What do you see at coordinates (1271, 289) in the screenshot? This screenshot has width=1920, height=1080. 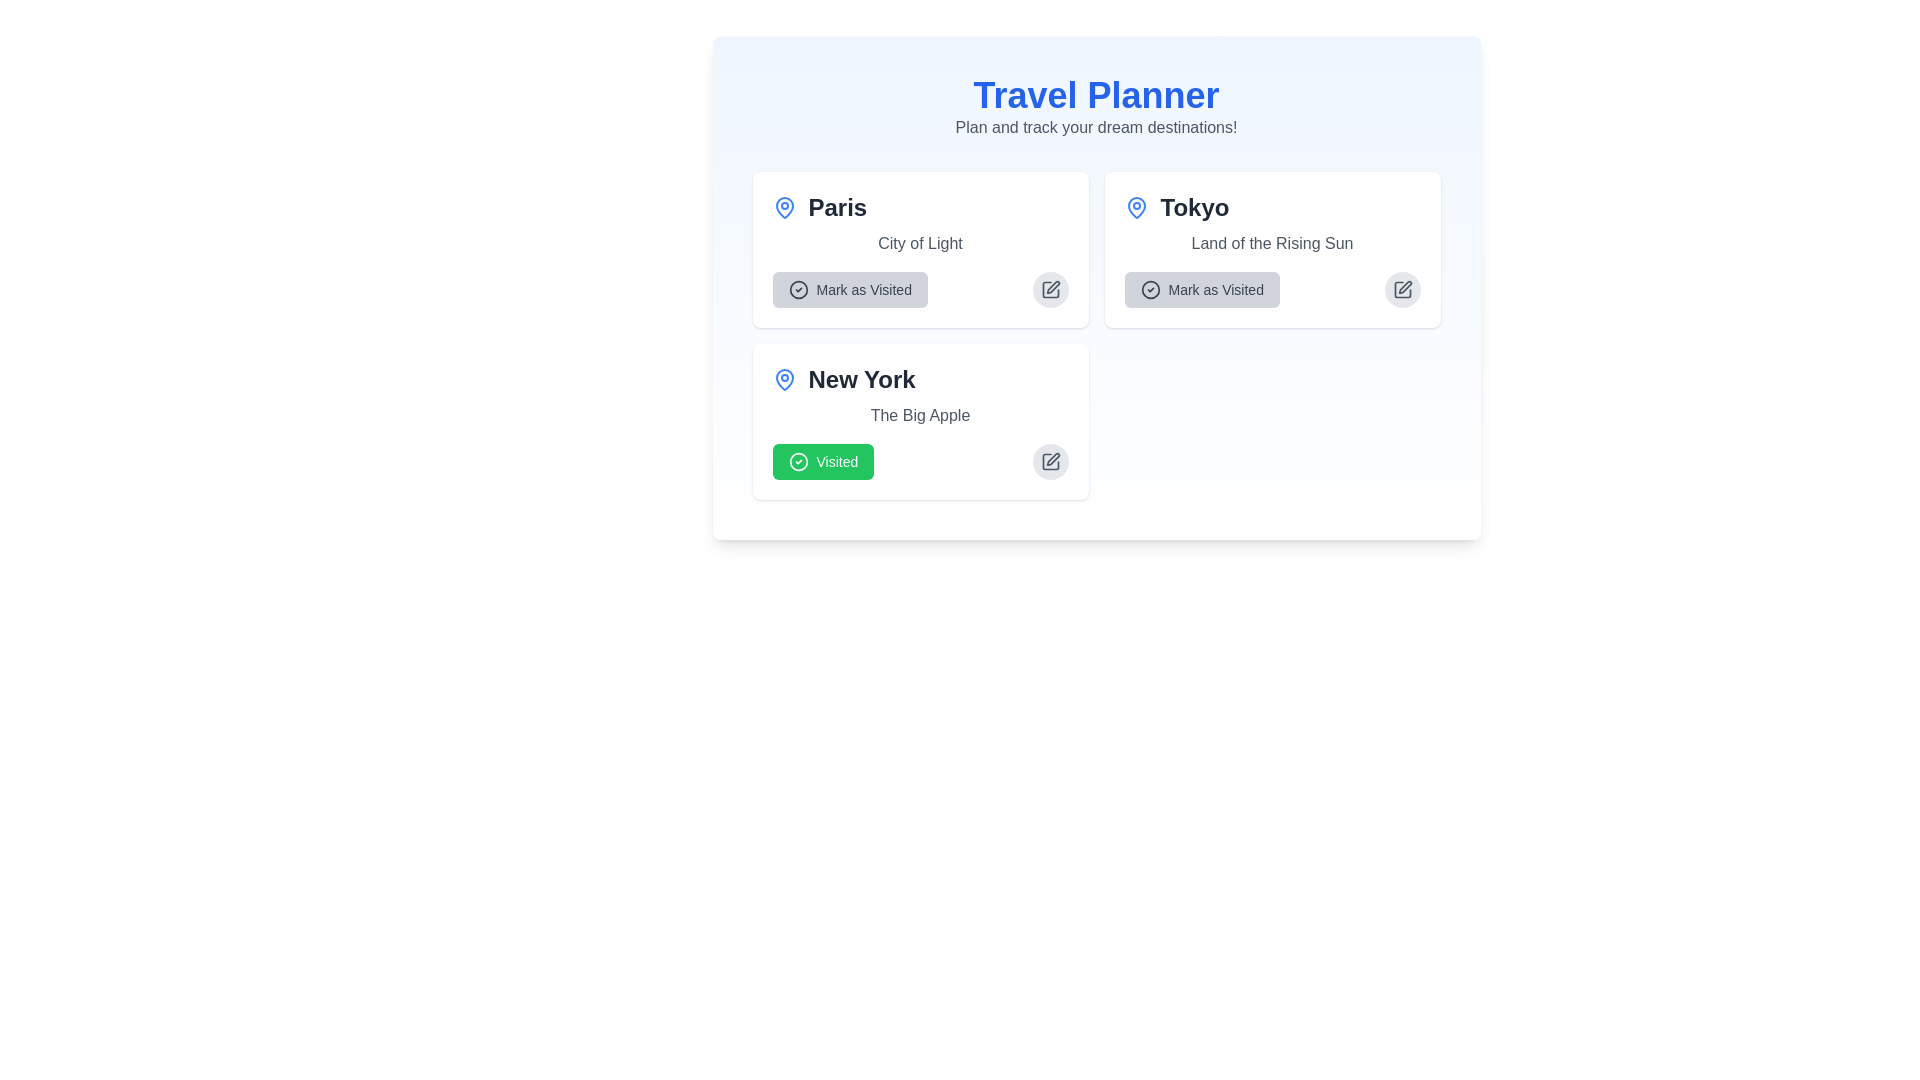 I see `the 'Mark as Visited' button with a light gray background and a checkmark icon to mark 'Tokyo' as visited` at bounding box center [1271, 289].